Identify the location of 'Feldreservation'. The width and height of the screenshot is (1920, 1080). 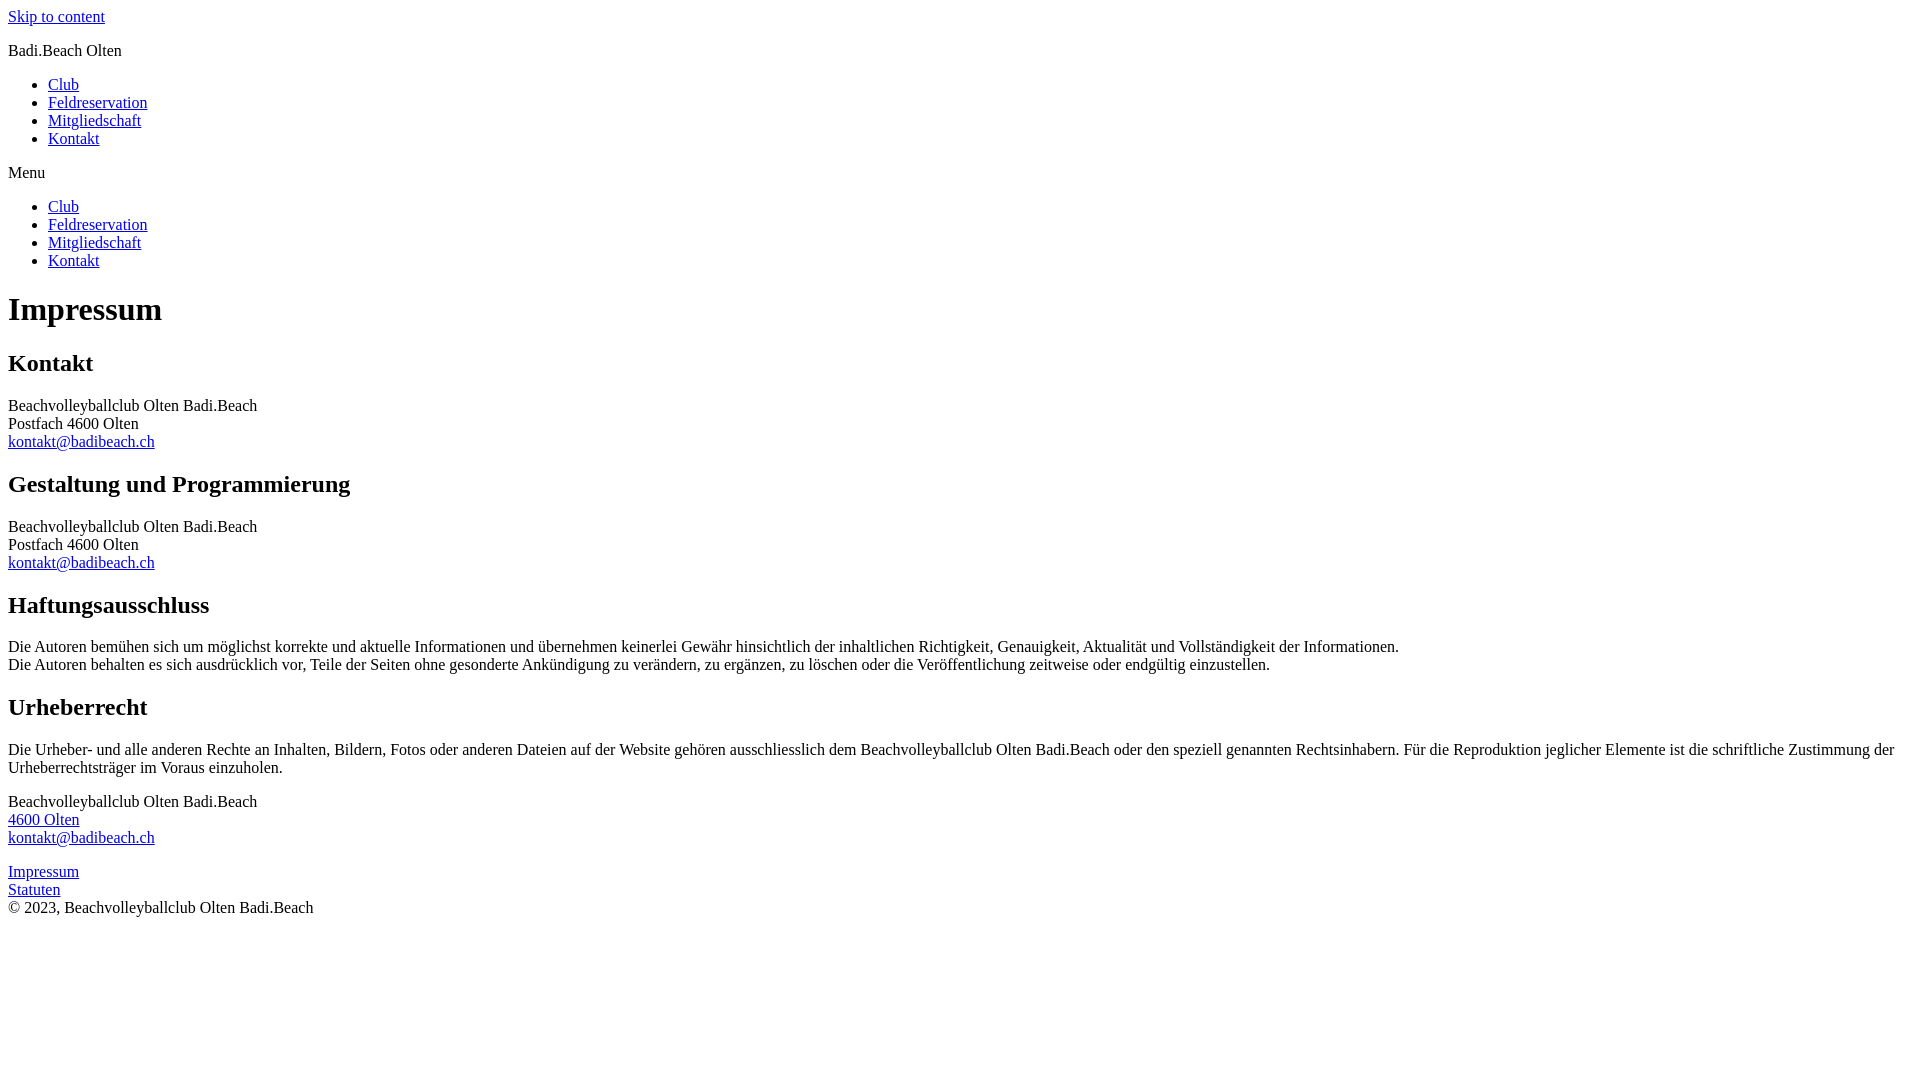
(96, 102).